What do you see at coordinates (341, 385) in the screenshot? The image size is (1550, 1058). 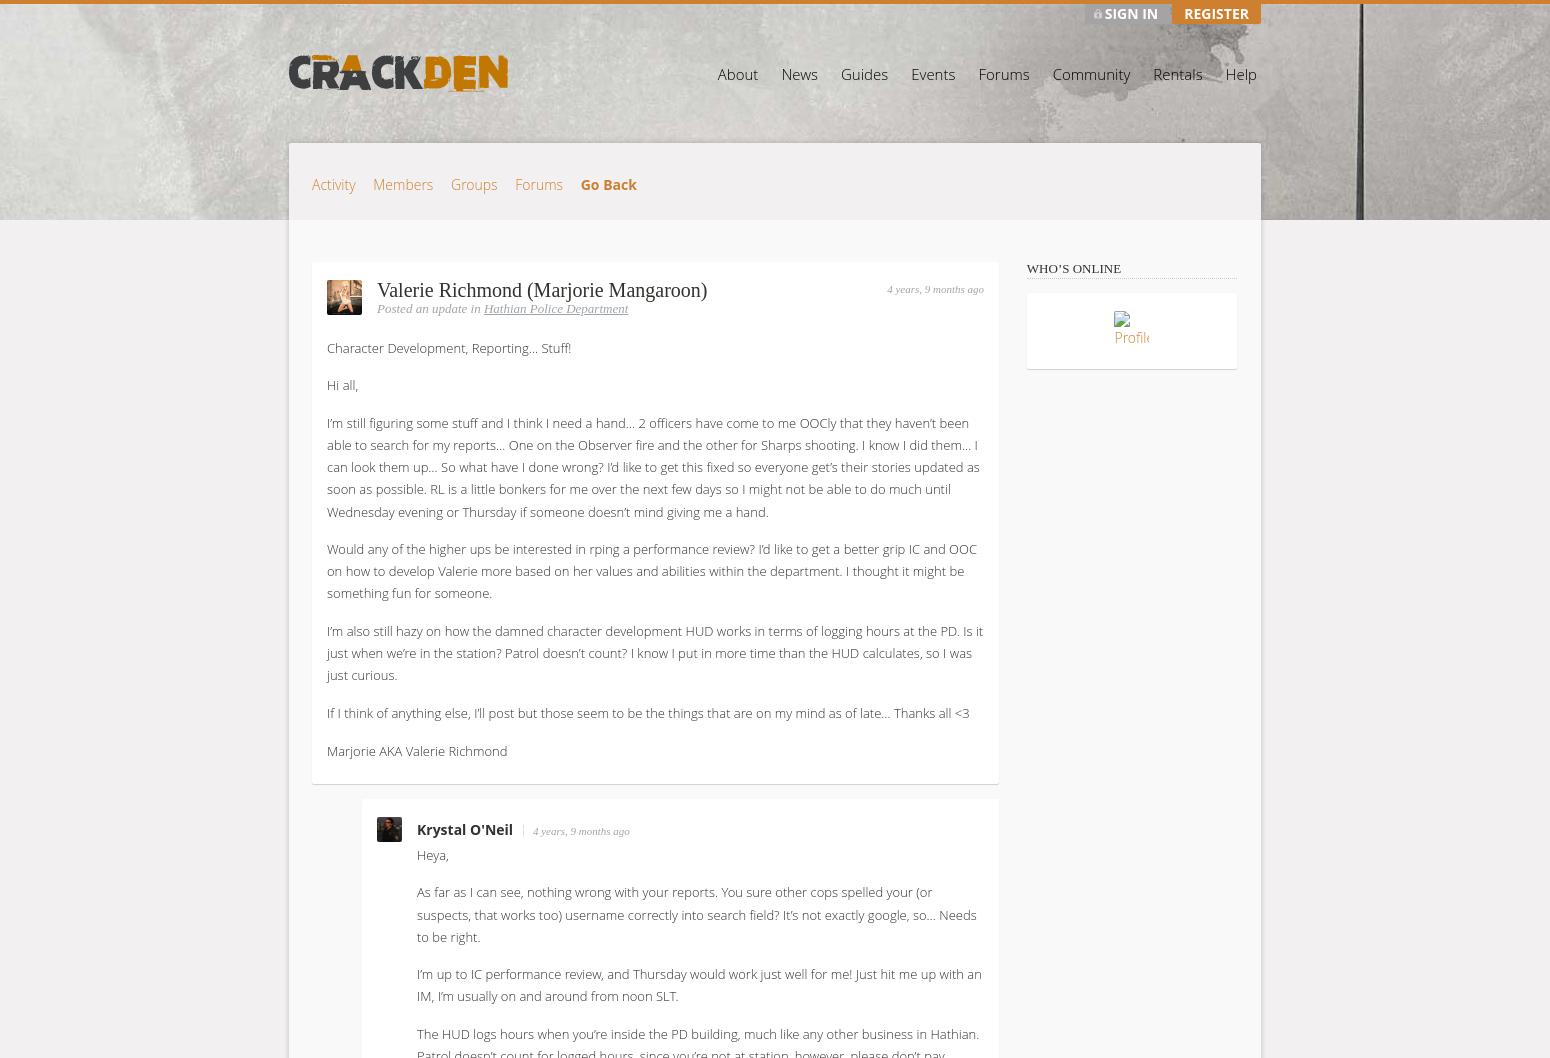 I see `'Hi all,'` at bounding box center [341, 385].